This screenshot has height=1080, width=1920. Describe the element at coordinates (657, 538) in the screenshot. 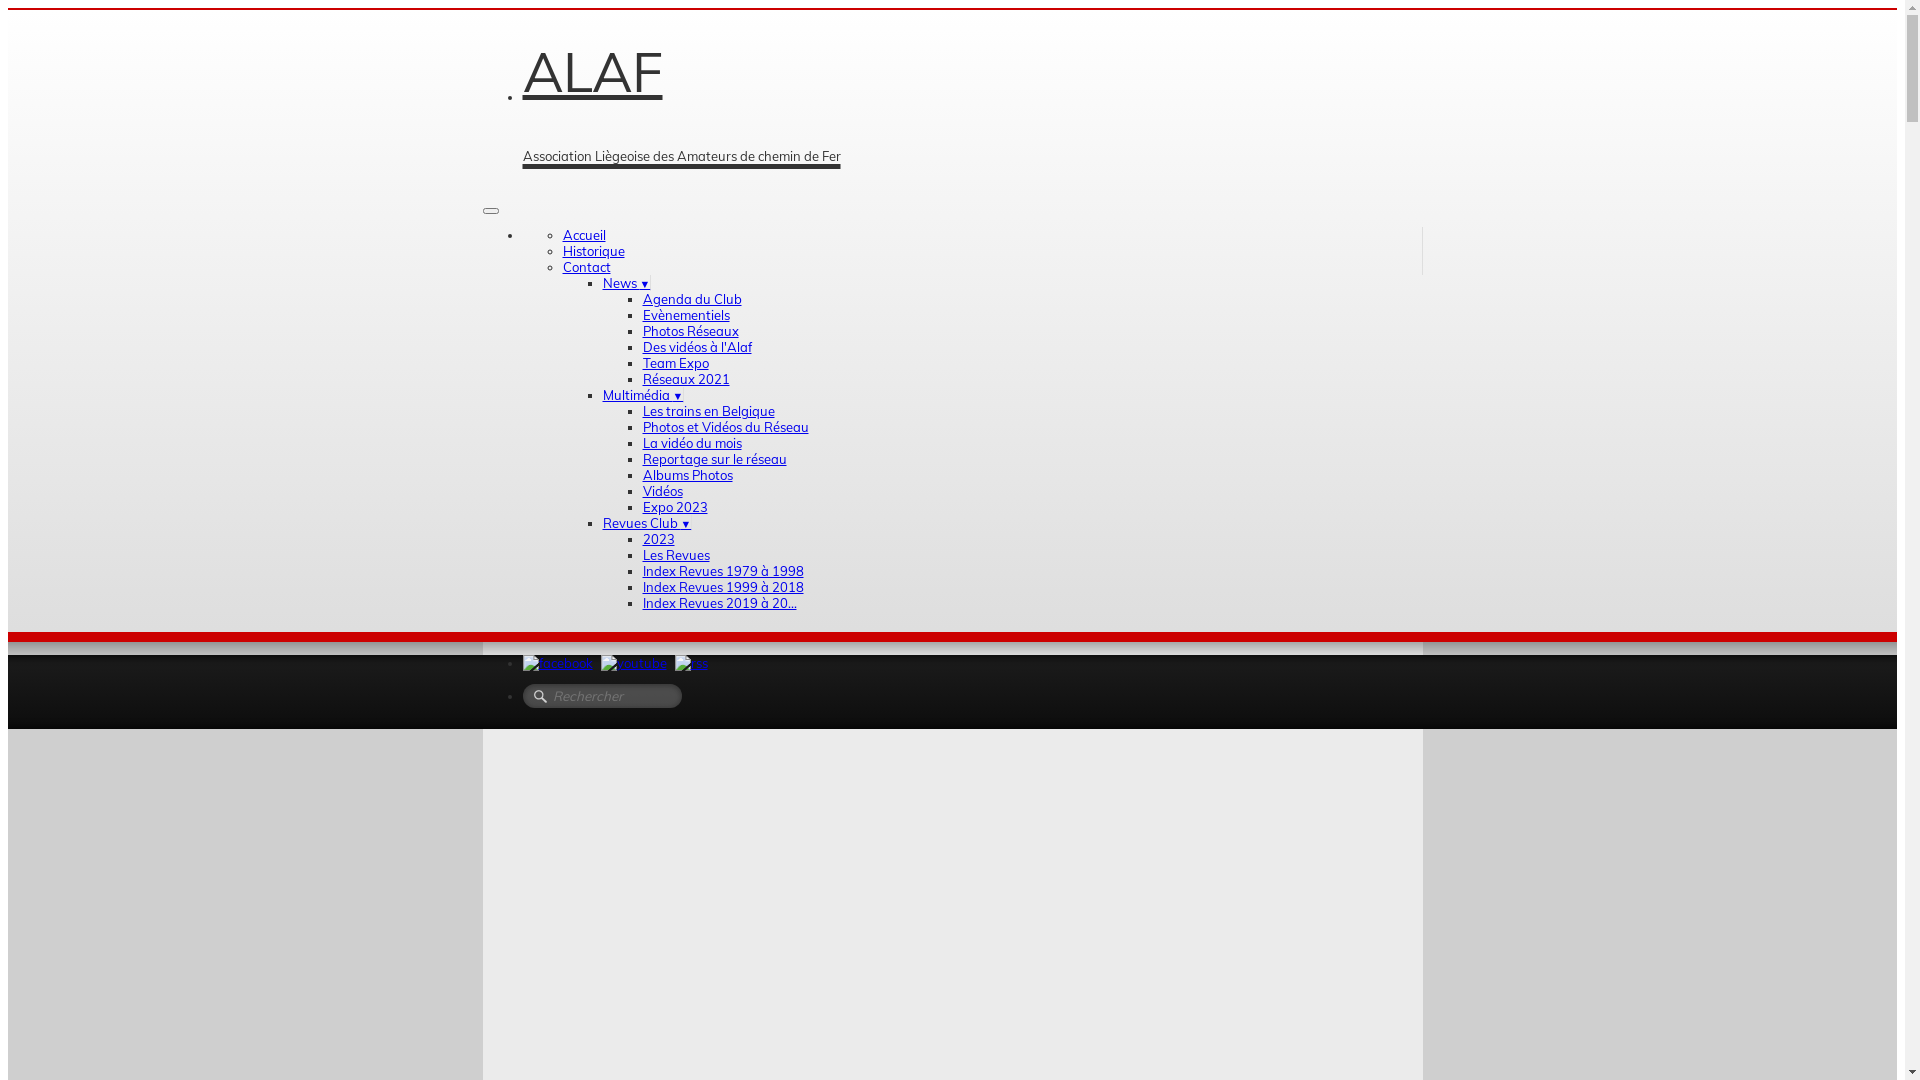

I see `'2023'` at that location.